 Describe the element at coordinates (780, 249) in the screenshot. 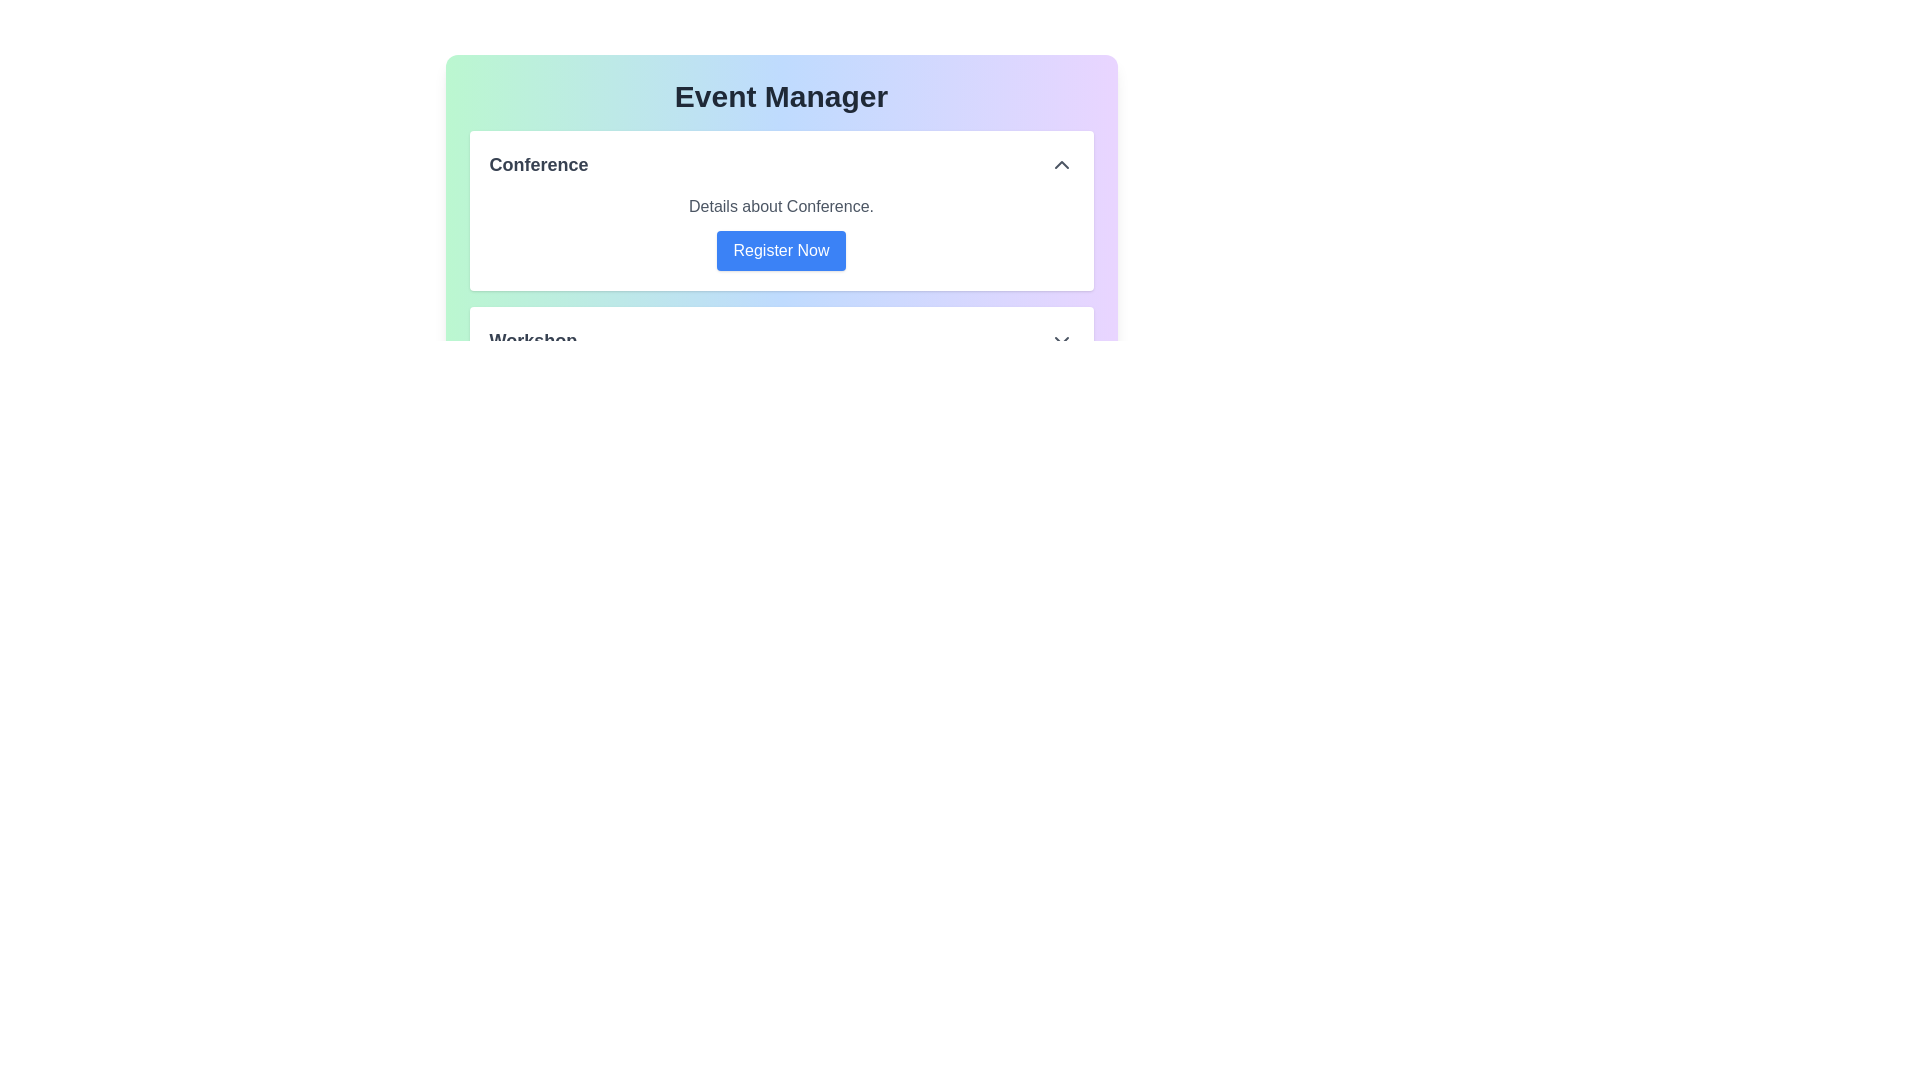

I see `the 'Register Now' button` at that location.